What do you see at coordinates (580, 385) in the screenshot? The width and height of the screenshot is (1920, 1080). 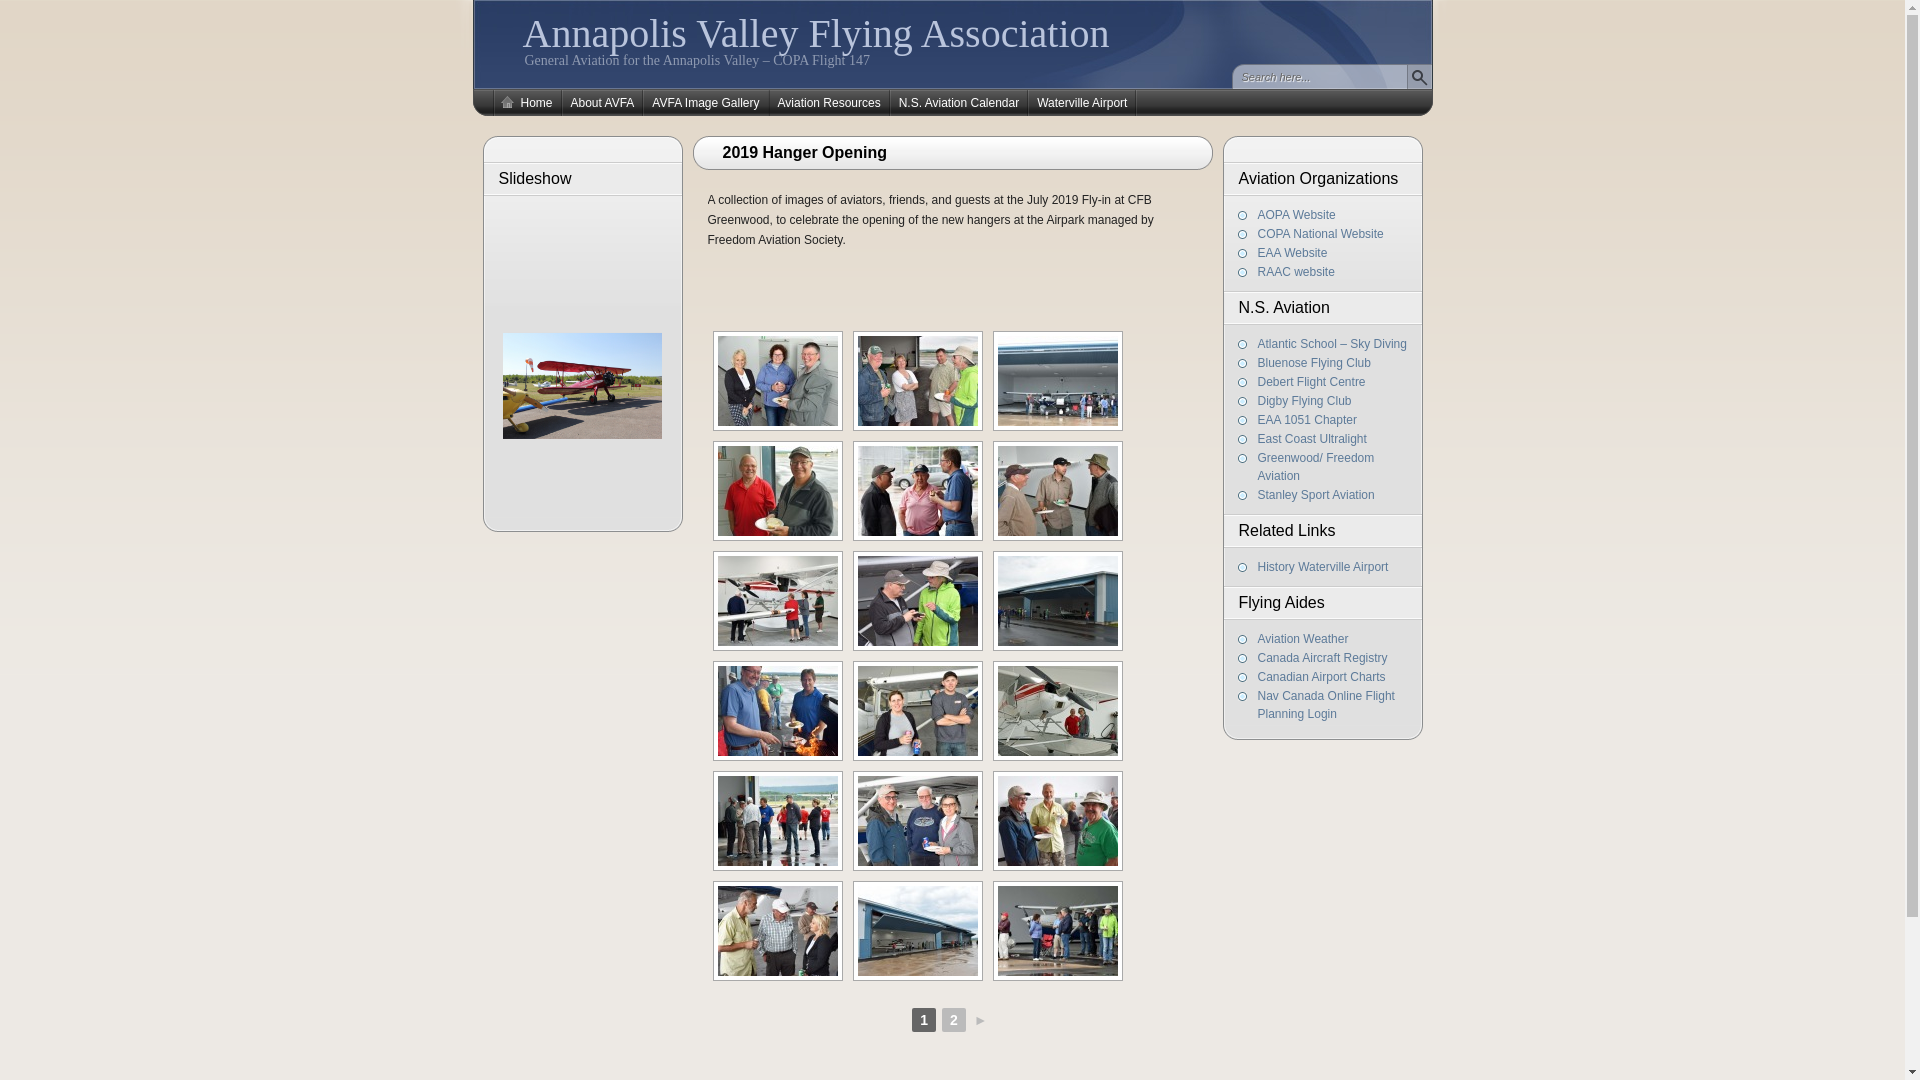 I see `'Boeing Stearman` at bounding box center [580, 385].